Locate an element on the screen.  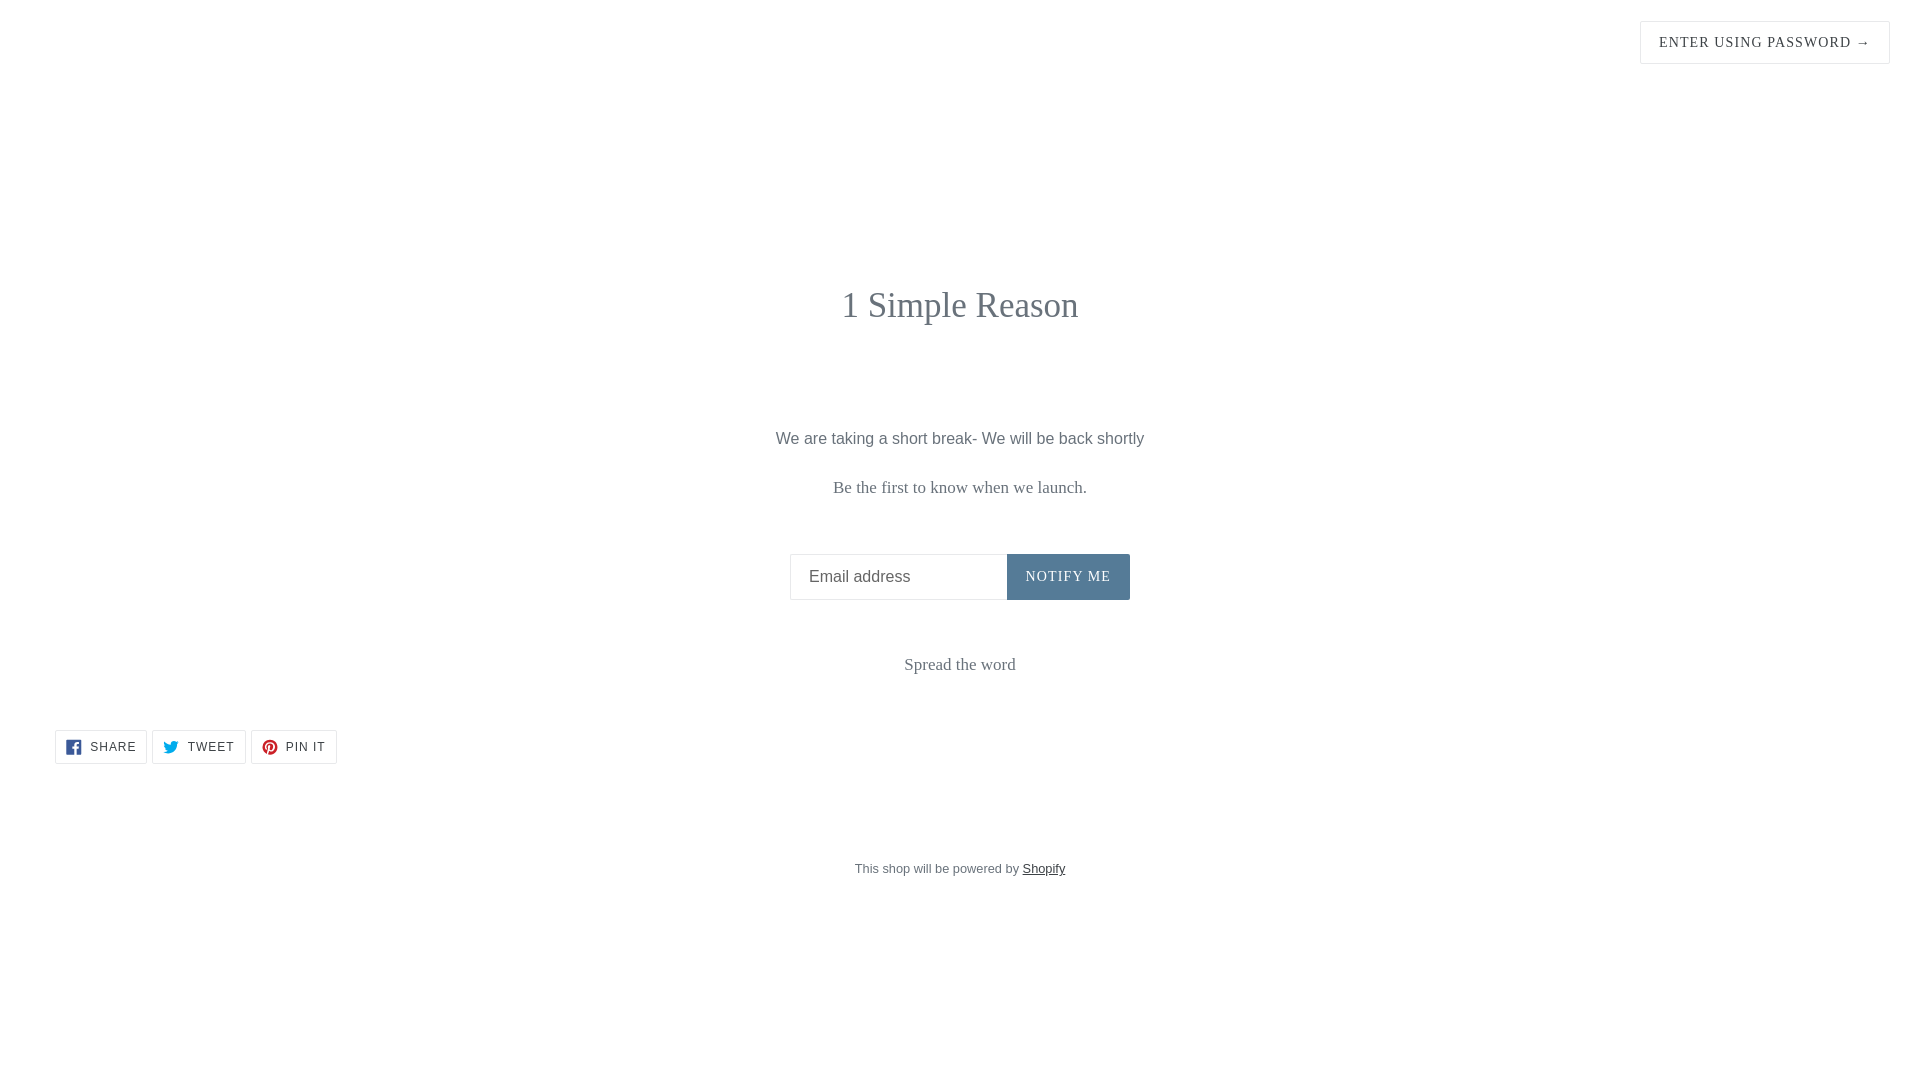
'PIN IT is located at coordinates (292, 747).